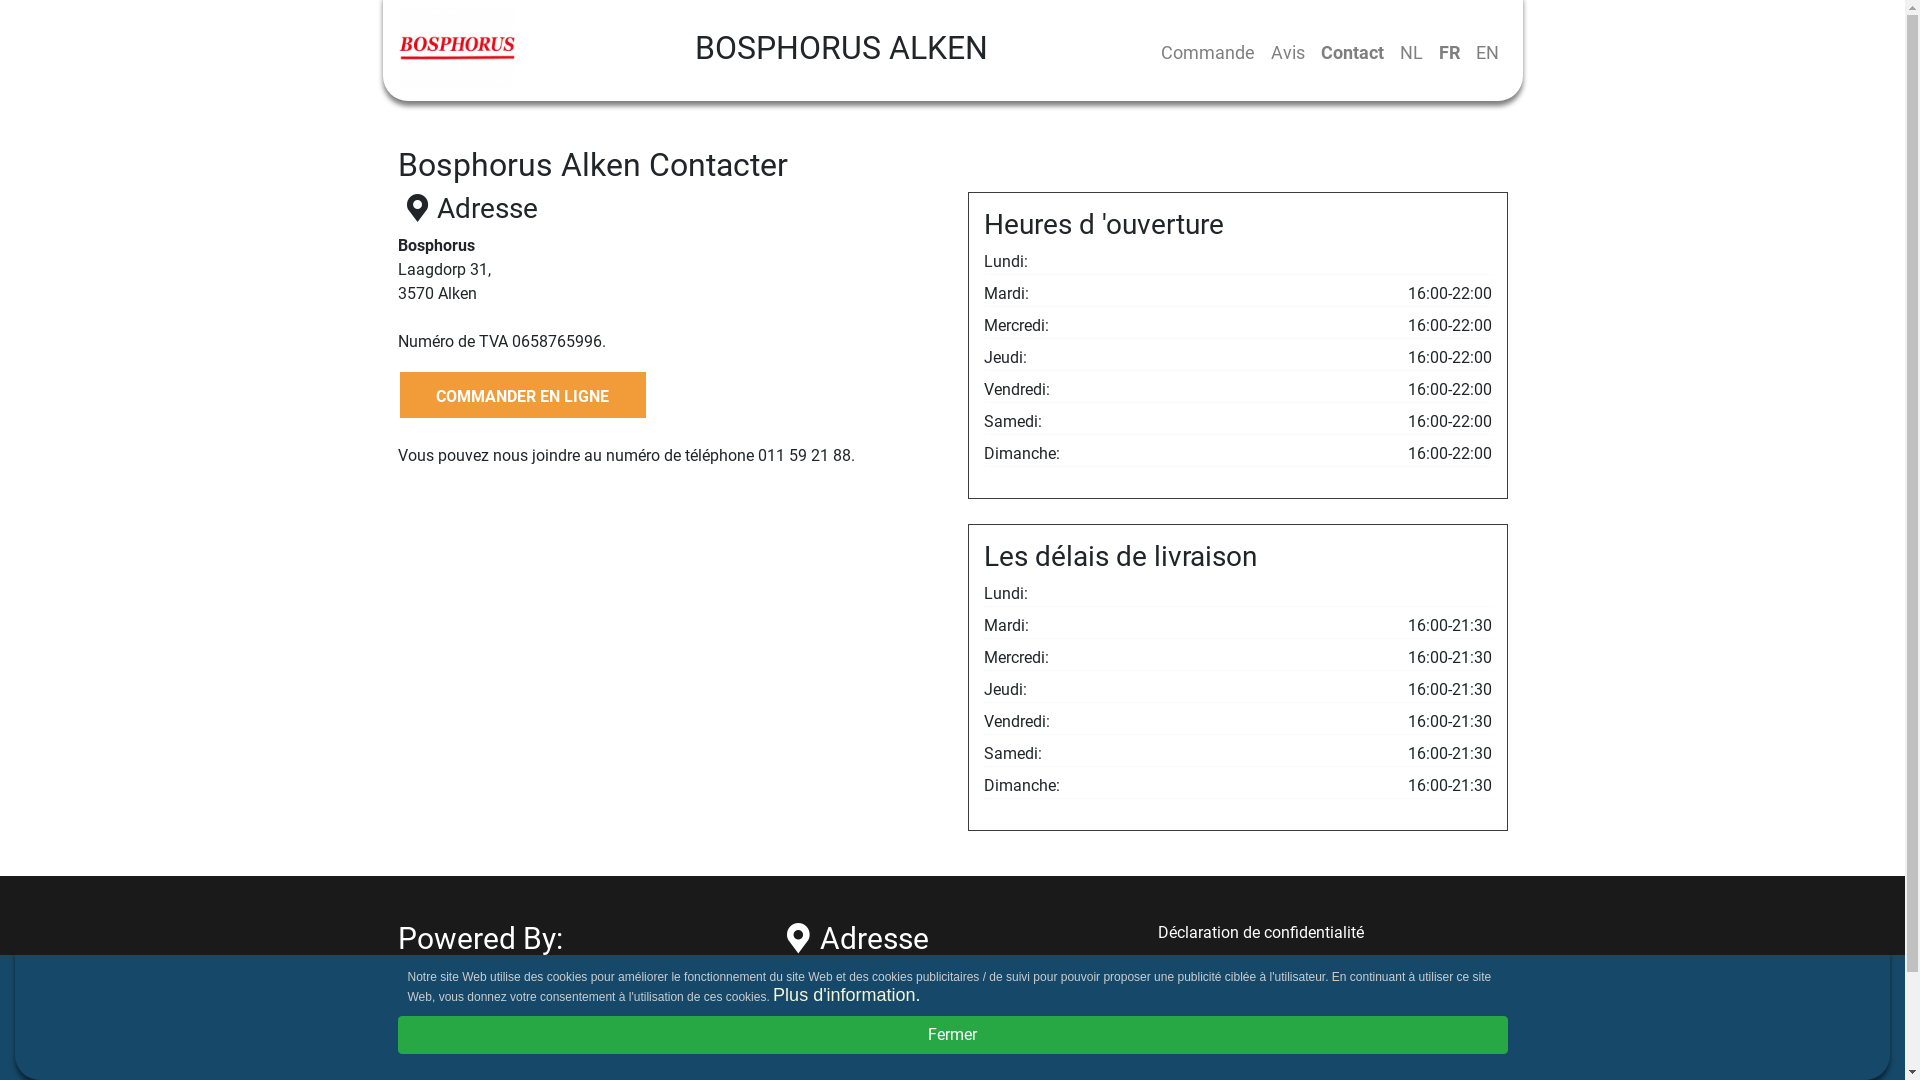 The height and width of the screenshot is (1080, 1920). I want to click on 'Contact', so click(1351, 51).